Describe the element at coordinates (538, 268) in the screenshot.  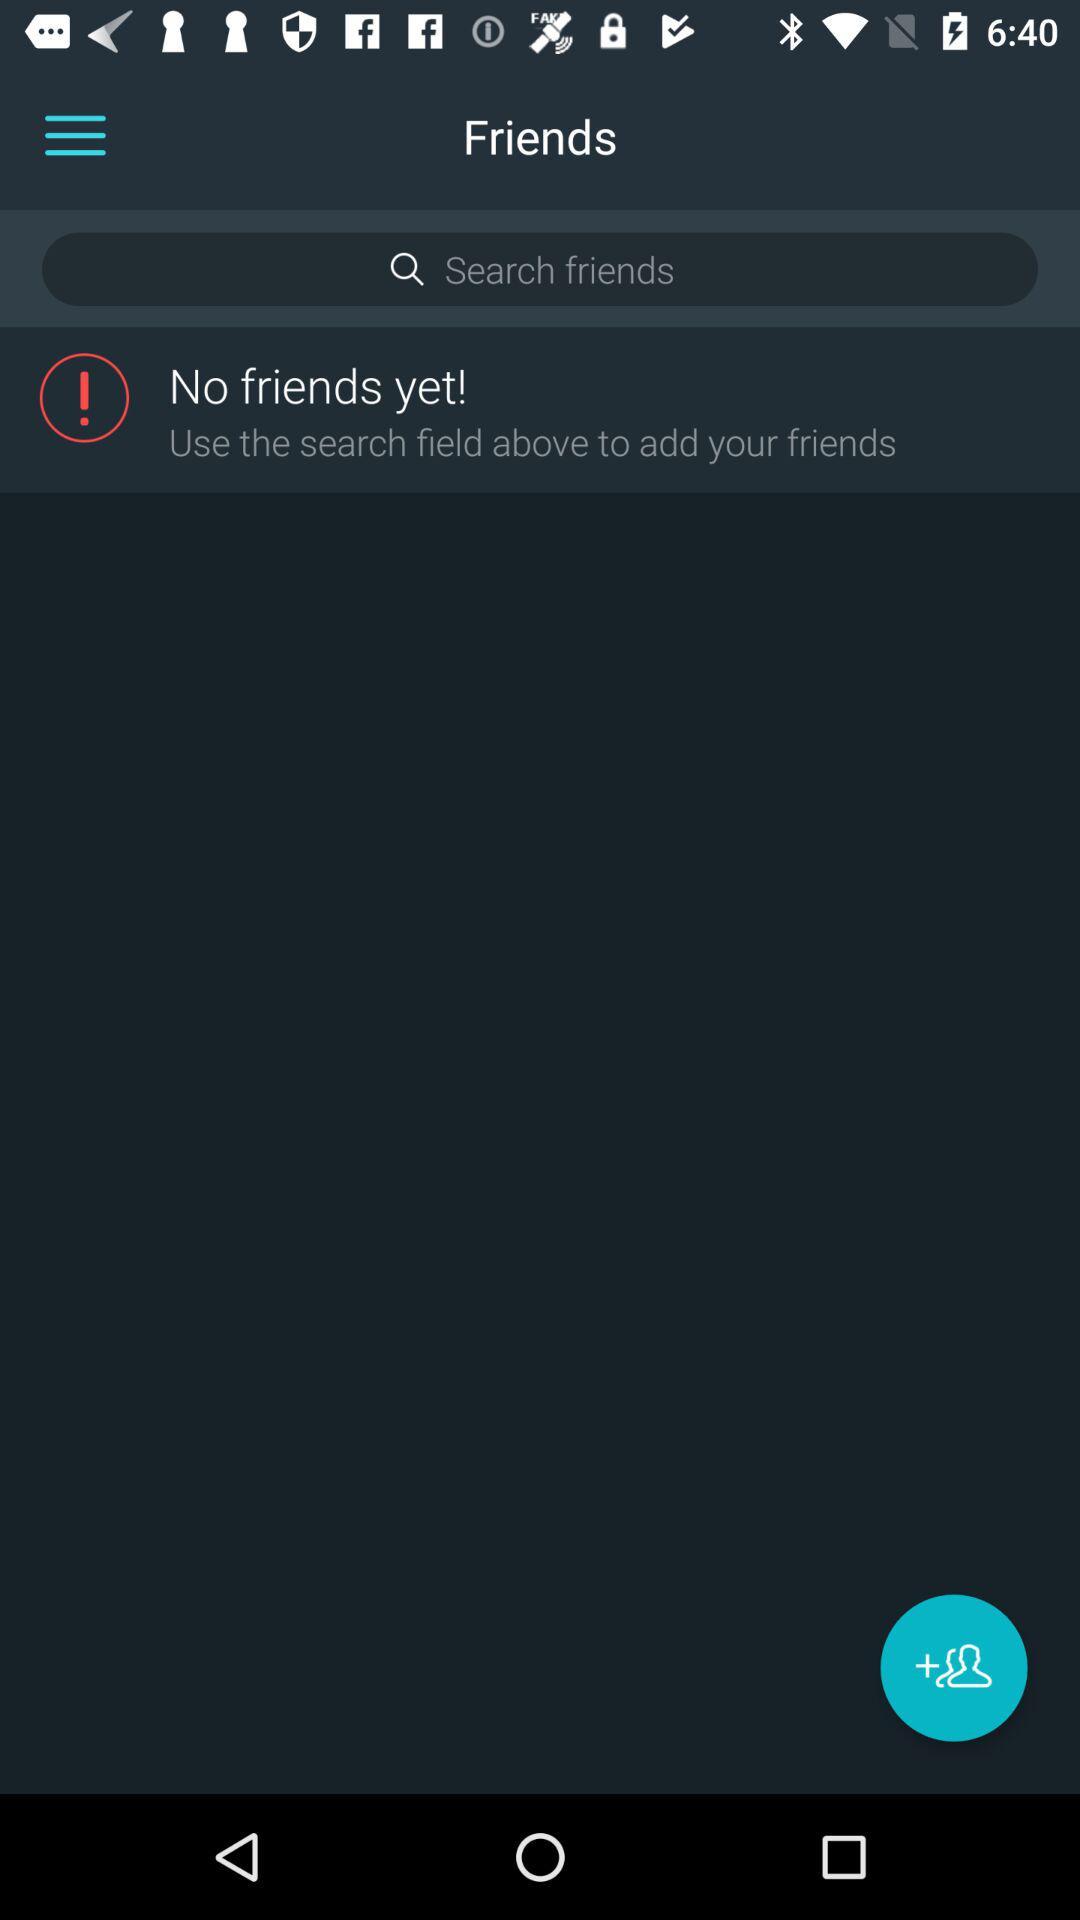
I see `search in friends list` at that location.